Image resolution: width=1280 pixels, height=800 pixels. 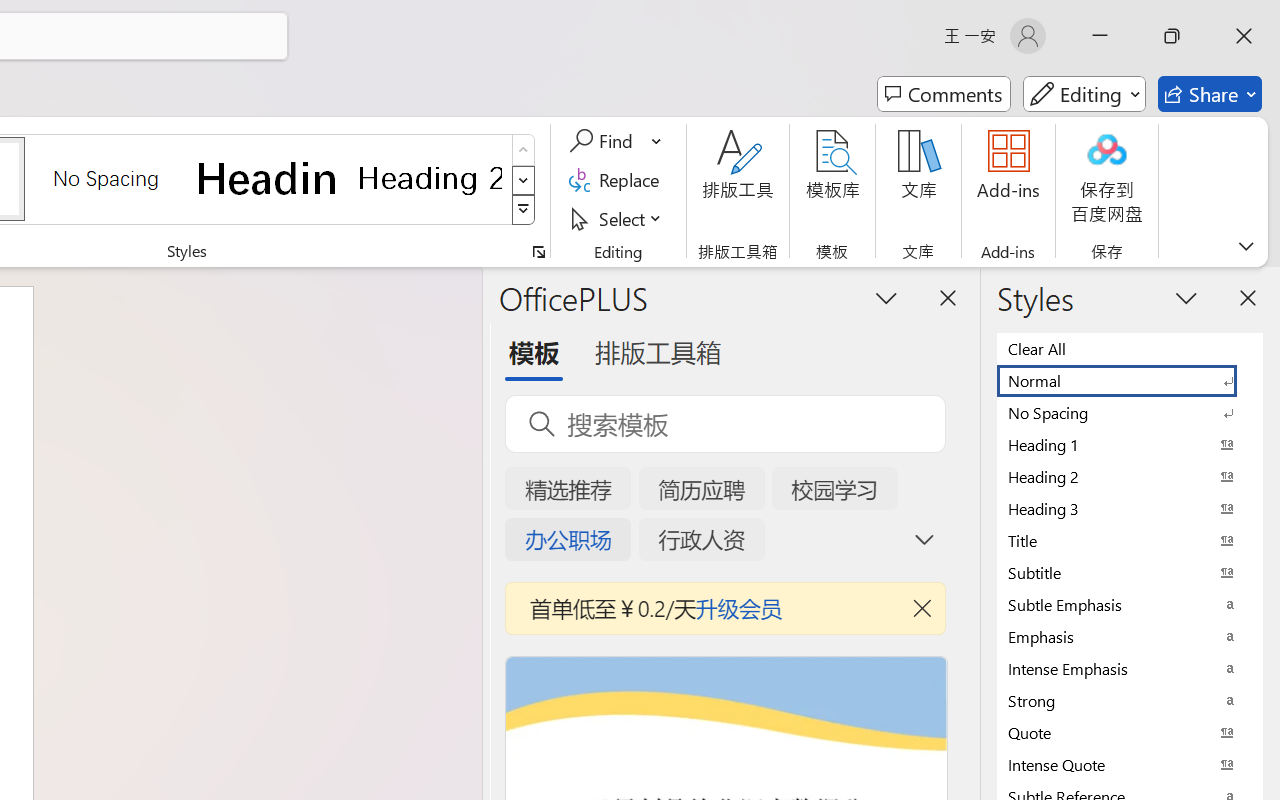 What do you see at coordinates (1130, 571) in the screenshot?
I see `'Subtitle'` at bounding box center [1130, 571].